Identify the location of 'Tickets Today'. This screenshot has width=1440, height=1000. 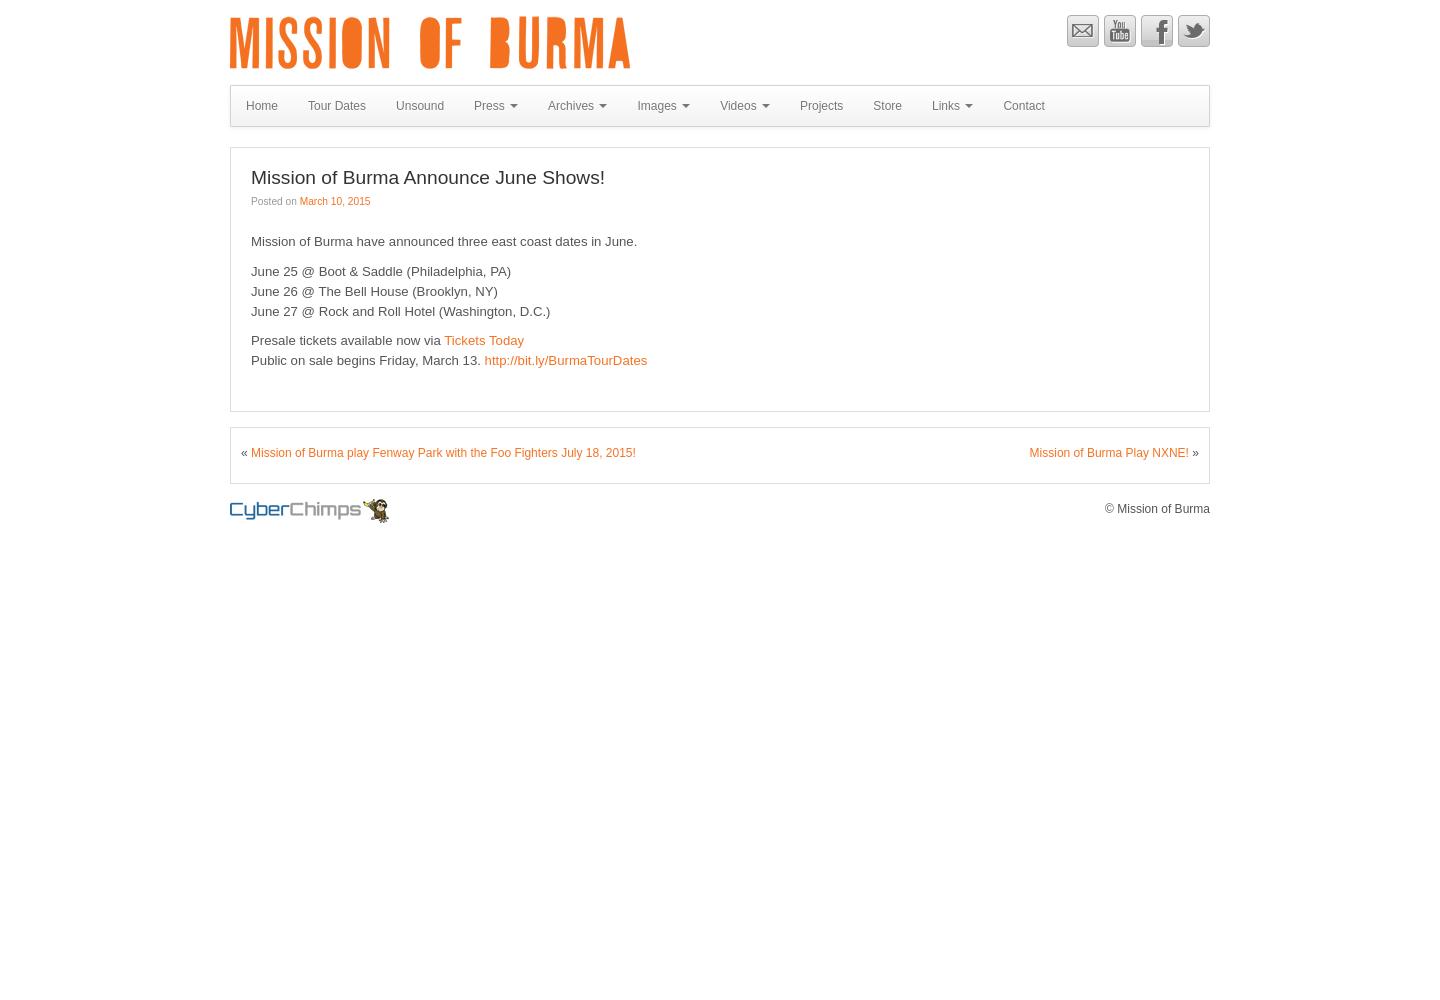
(482, 339).